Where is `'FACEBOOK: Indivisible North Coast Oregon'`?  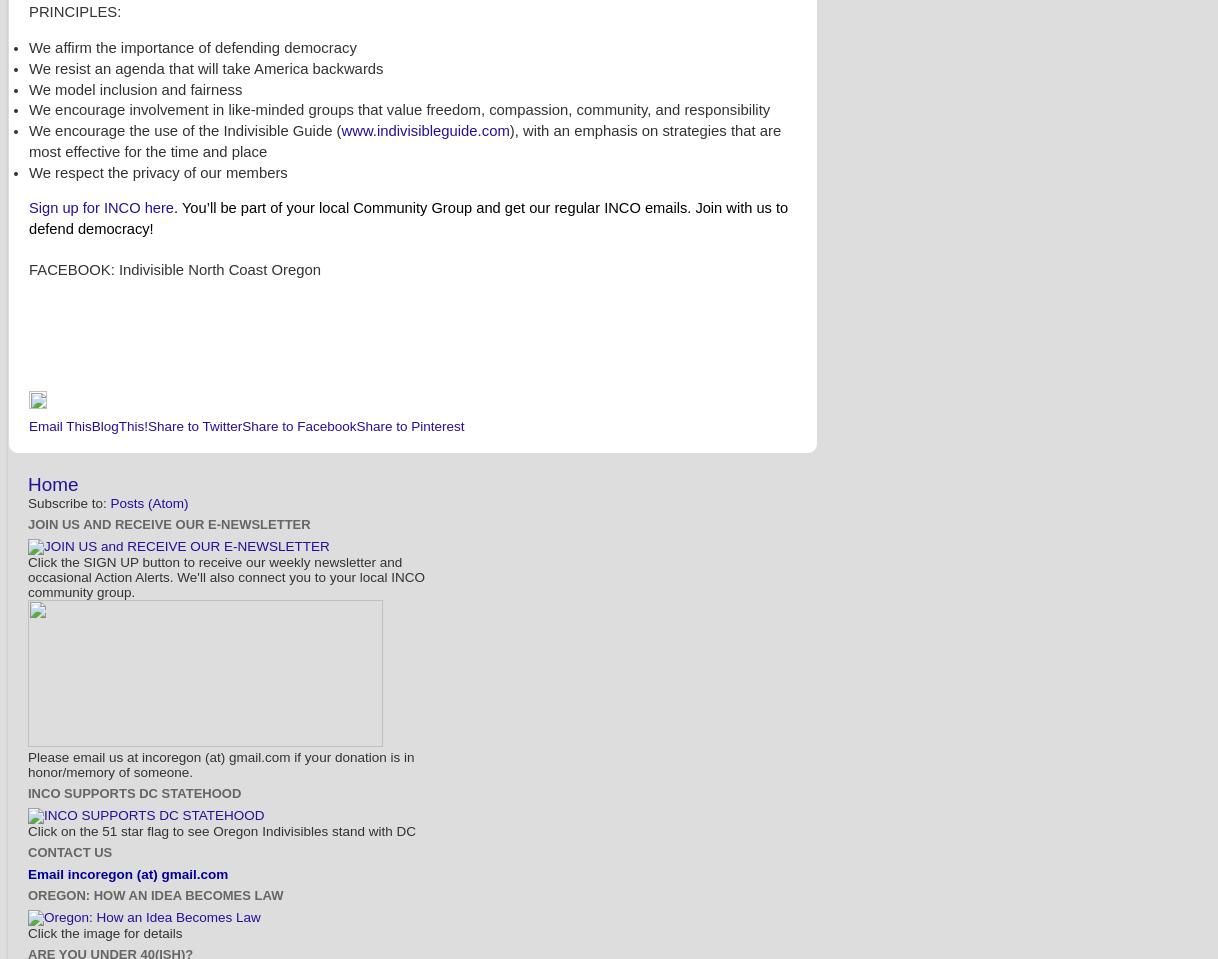 'FACEBOOK: Indivisible North Coast Oregon' is located at coordinates (175, 269).